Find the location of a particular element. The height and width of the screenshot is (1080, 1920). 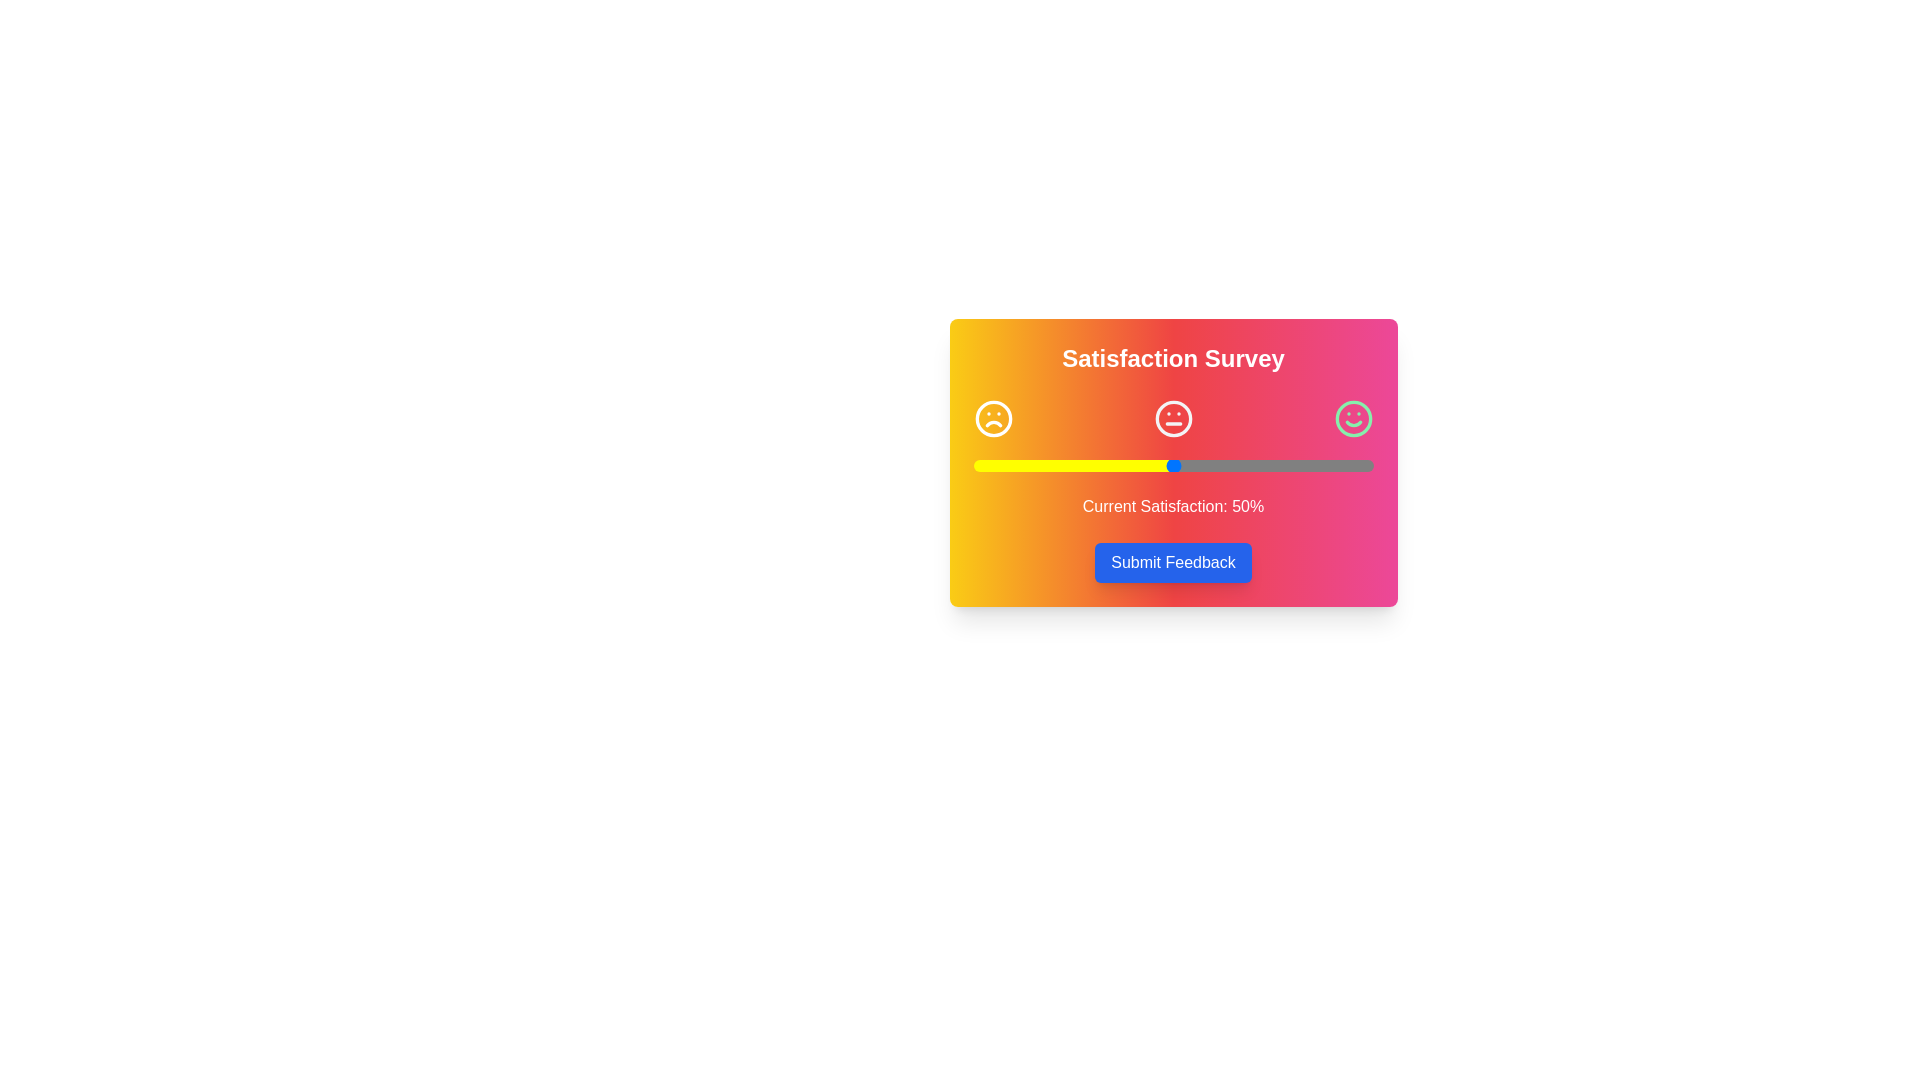

the slider to 6% satisfaction is located at coordinates (997, 466).